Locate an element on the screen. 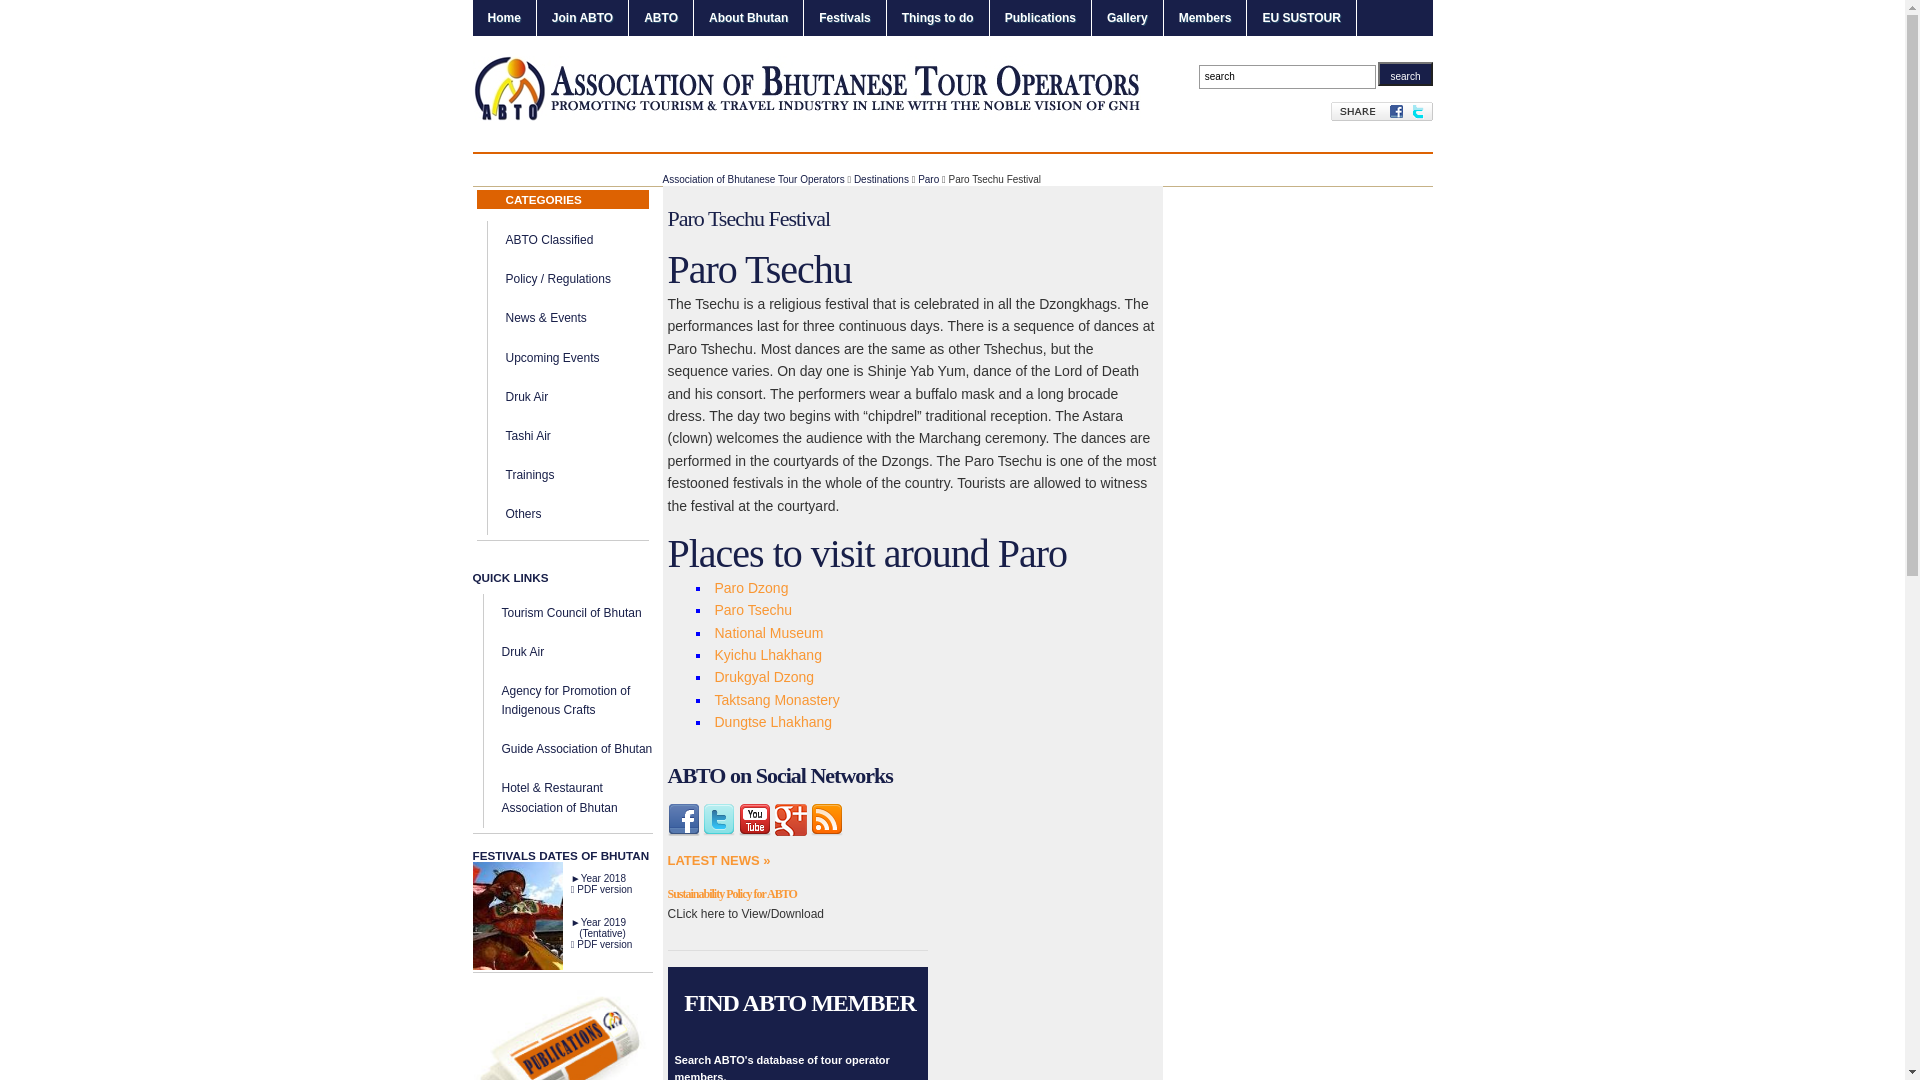  'Hotel & Restaurant Association of Bhutan' is located at coordinates (502, 796).